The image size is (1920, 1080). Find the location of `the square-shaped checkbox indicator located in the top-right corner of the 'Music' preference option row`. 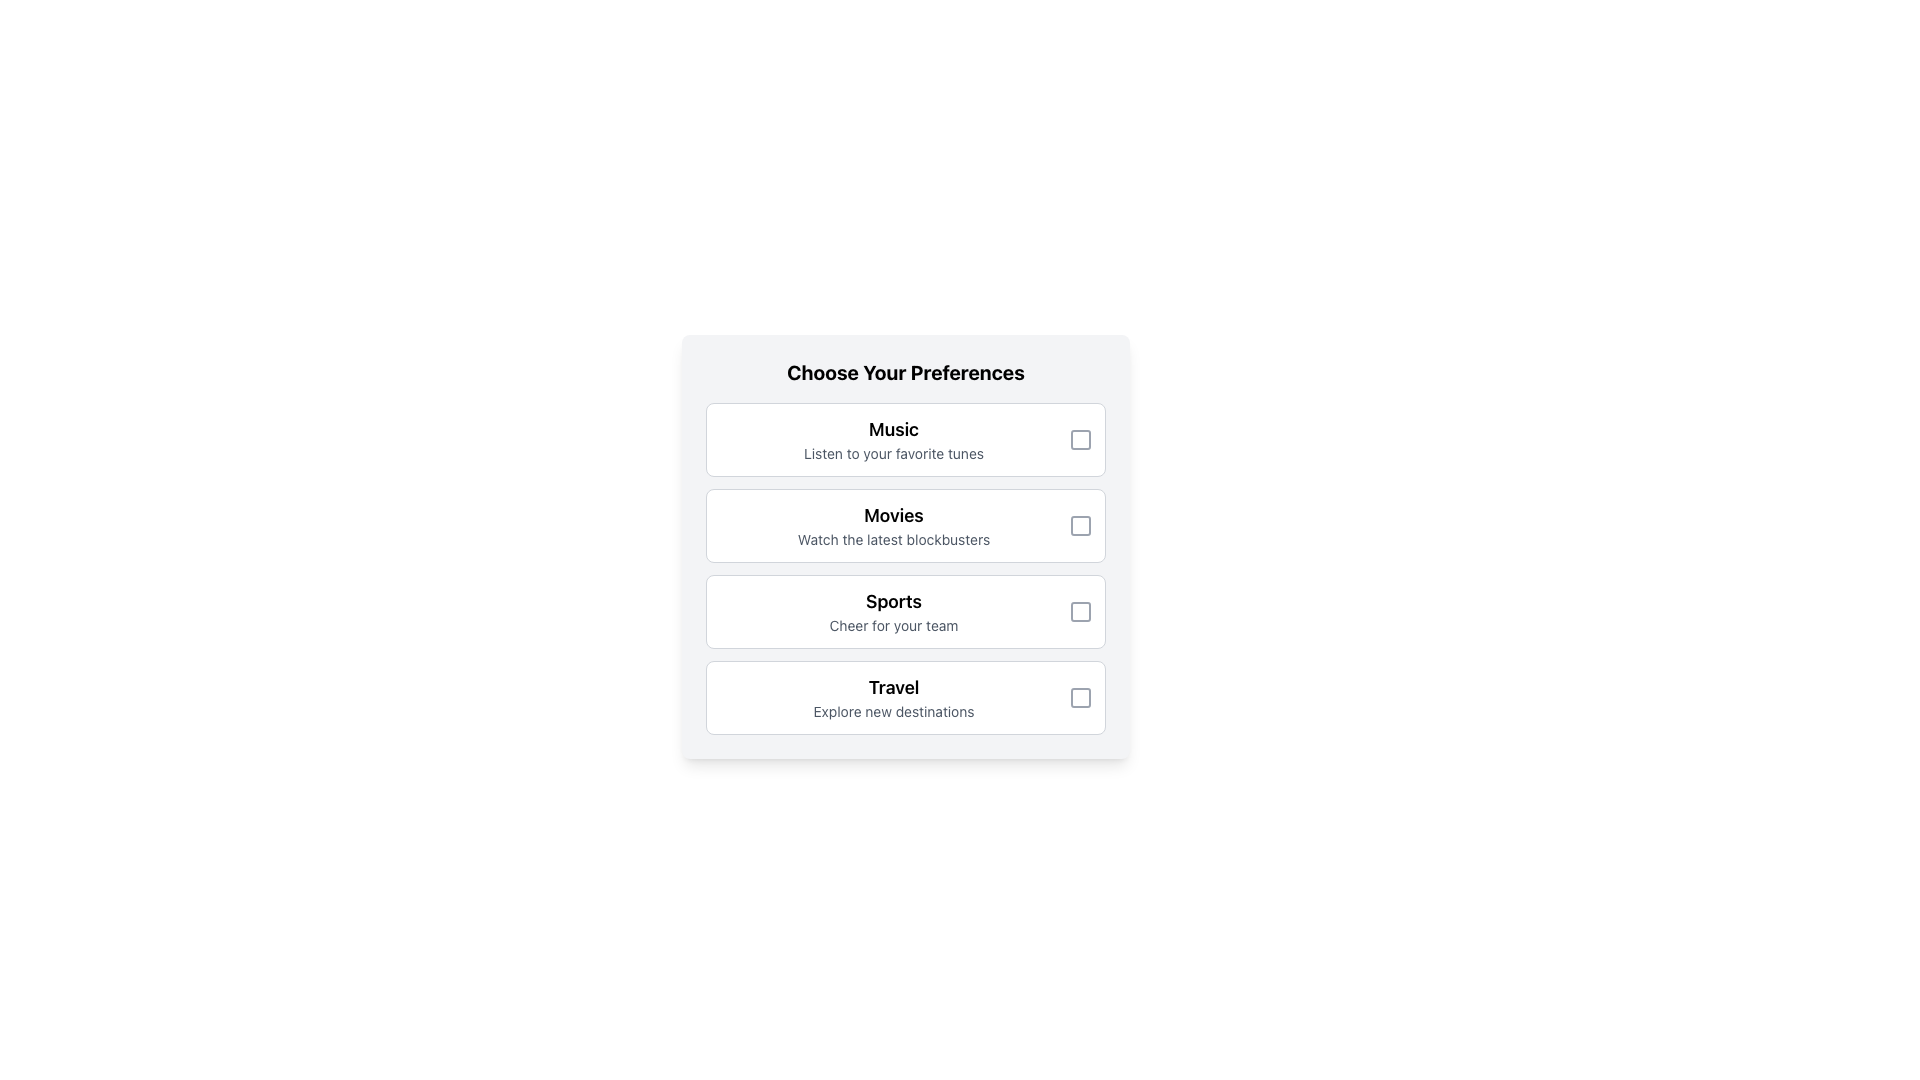

the square-shaped checkbox indicator located in the top-right corner of the 'Music' preference option row is located at coordinates (1079, 438).